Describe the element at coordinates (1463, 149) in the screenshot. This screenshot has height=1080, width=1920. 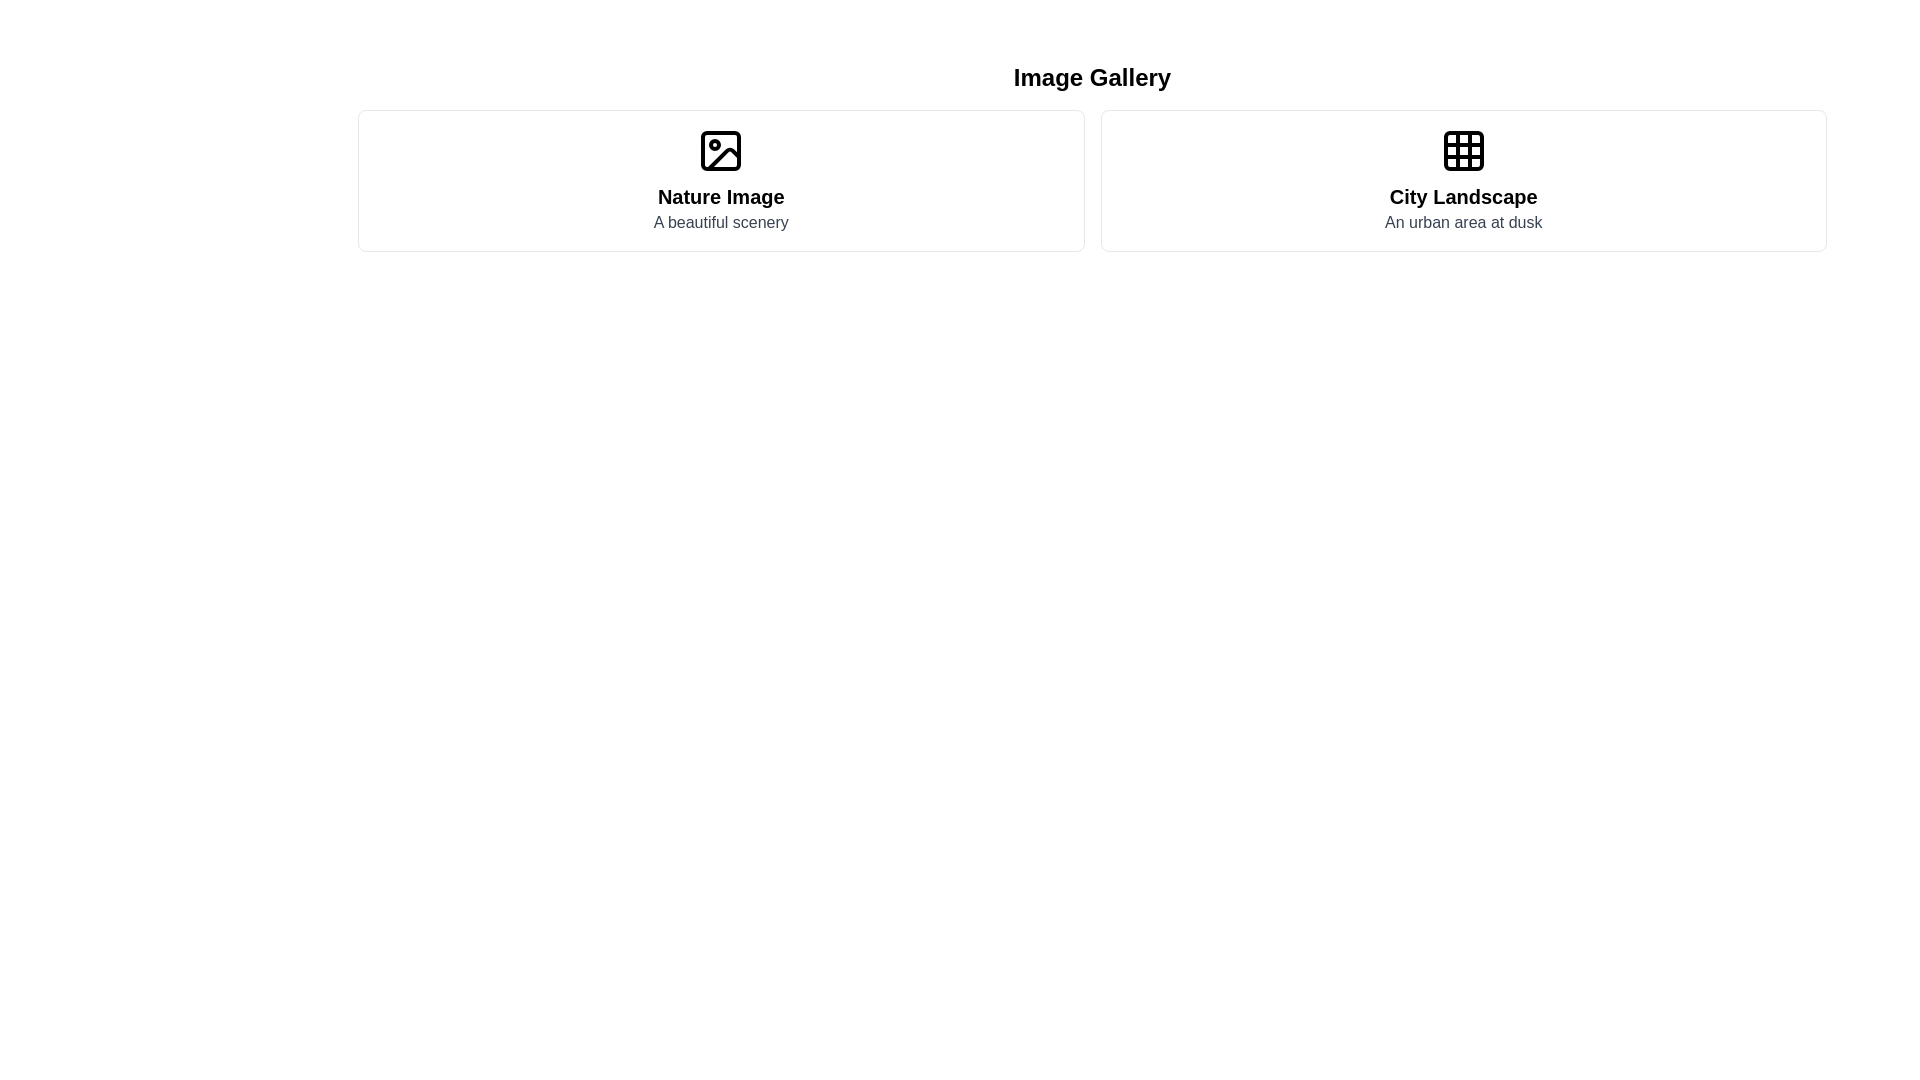
I see `the central rectangular section of the 3x3 grid icon, which is located above the 'City Landscape' label in the gallery layout` at that location.